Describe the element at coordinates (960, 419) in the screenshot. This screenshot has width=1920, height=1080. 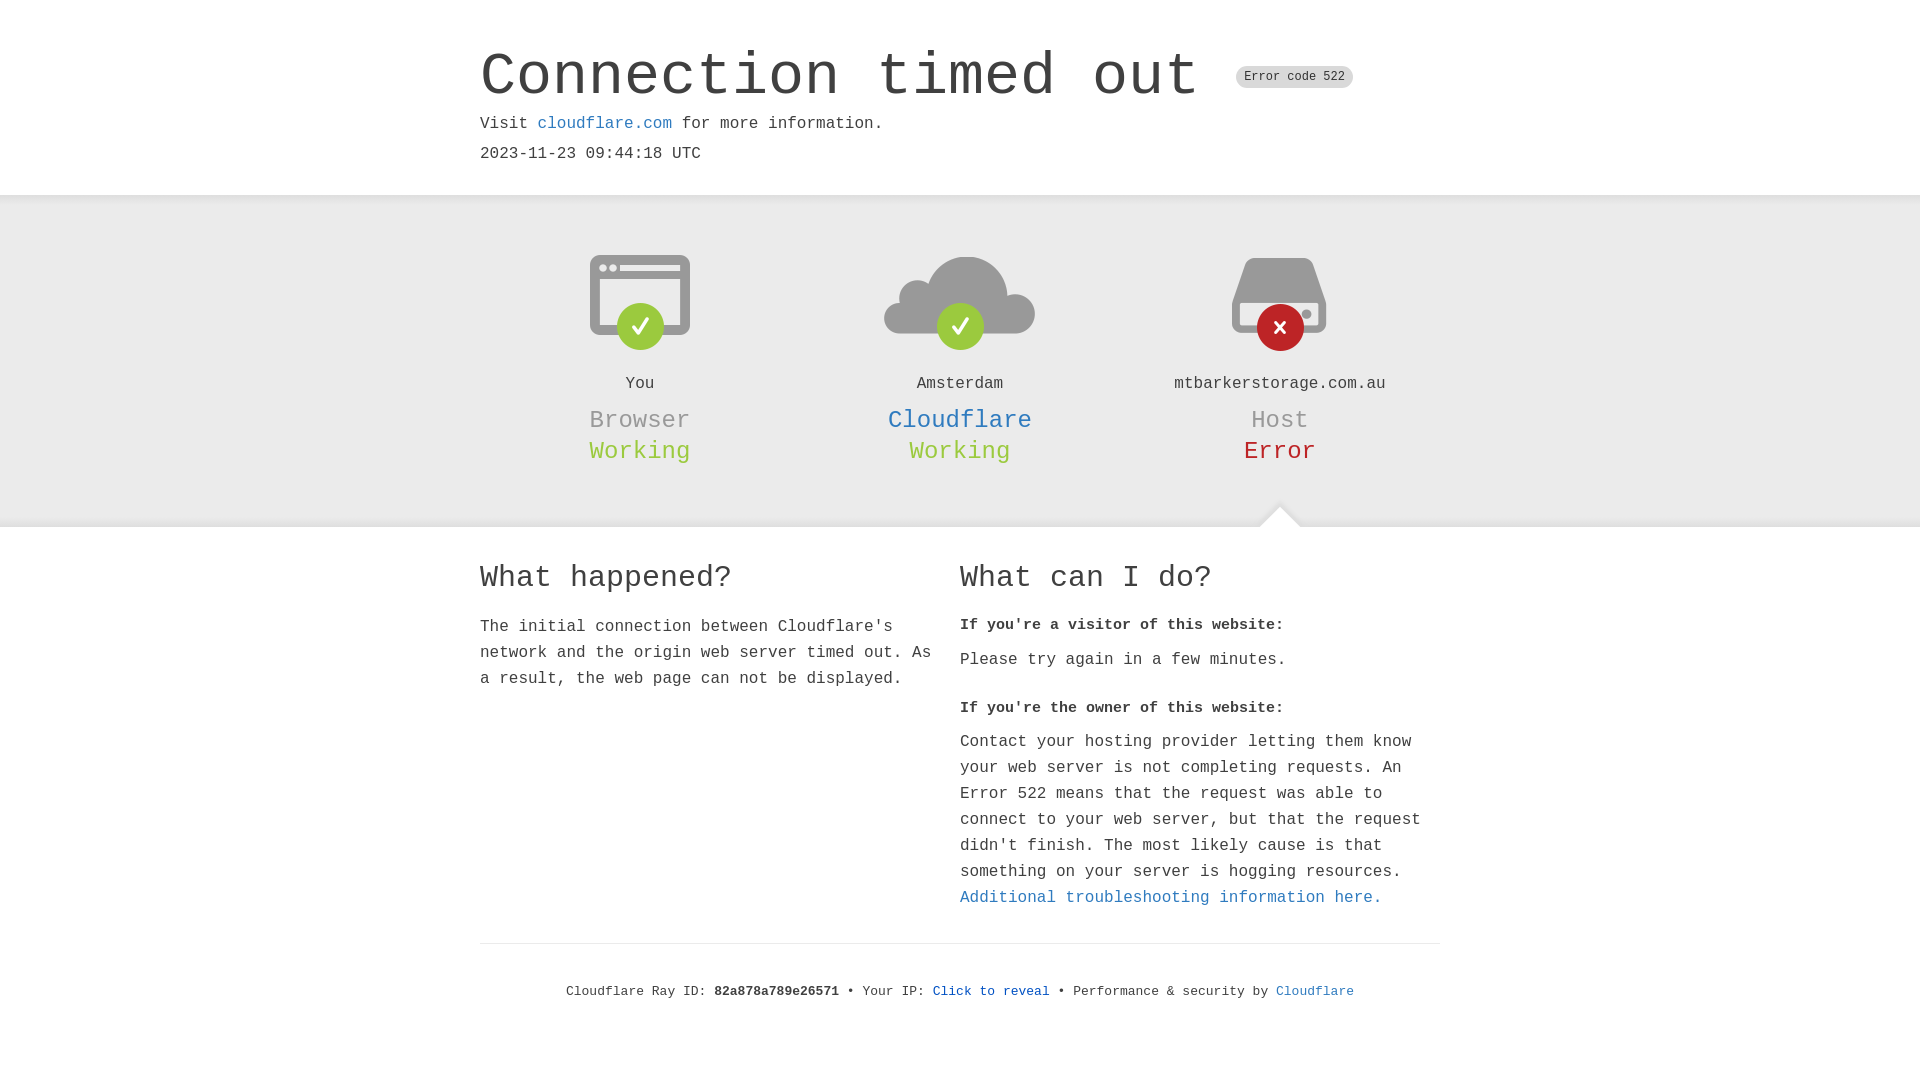
I see `'Cloudflare'` at that location.